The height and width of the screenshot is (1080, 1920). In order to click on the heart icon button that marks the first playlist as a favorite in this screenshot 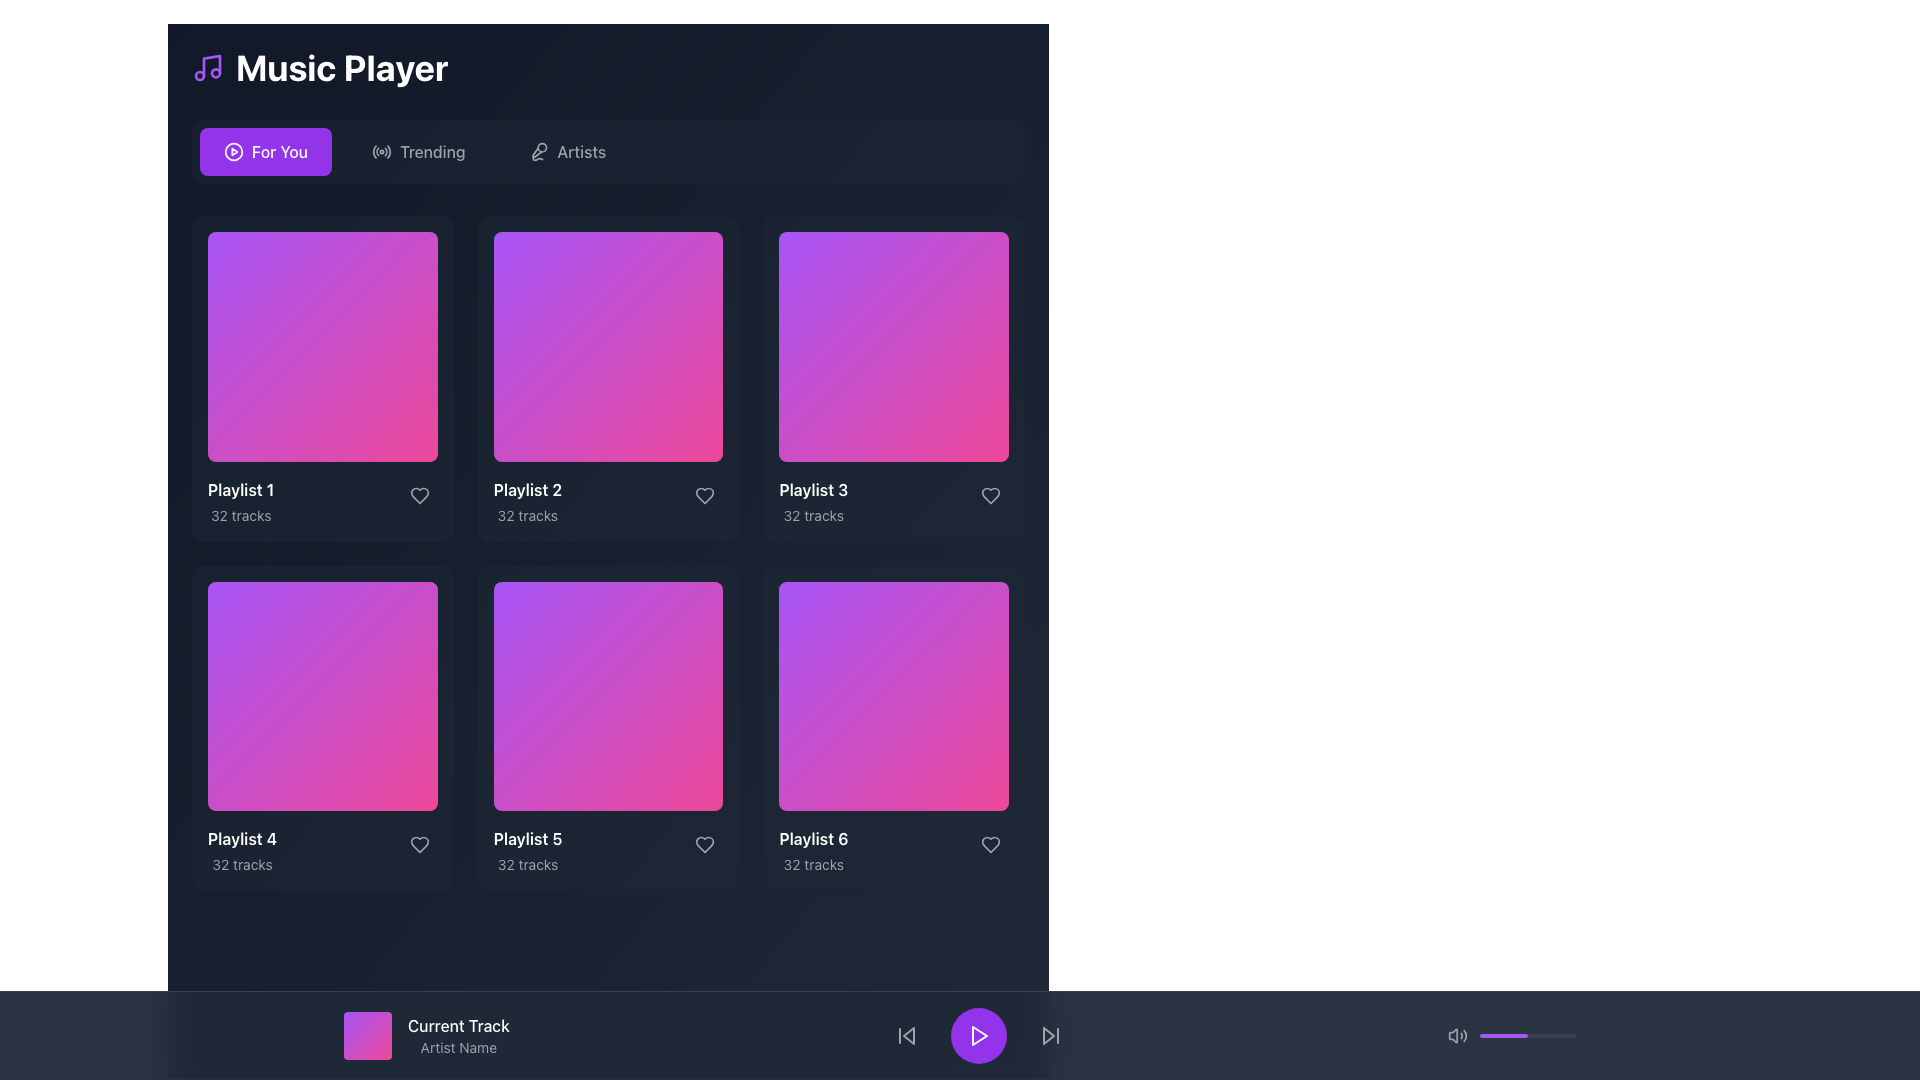, I will do `click(418, 495)`.